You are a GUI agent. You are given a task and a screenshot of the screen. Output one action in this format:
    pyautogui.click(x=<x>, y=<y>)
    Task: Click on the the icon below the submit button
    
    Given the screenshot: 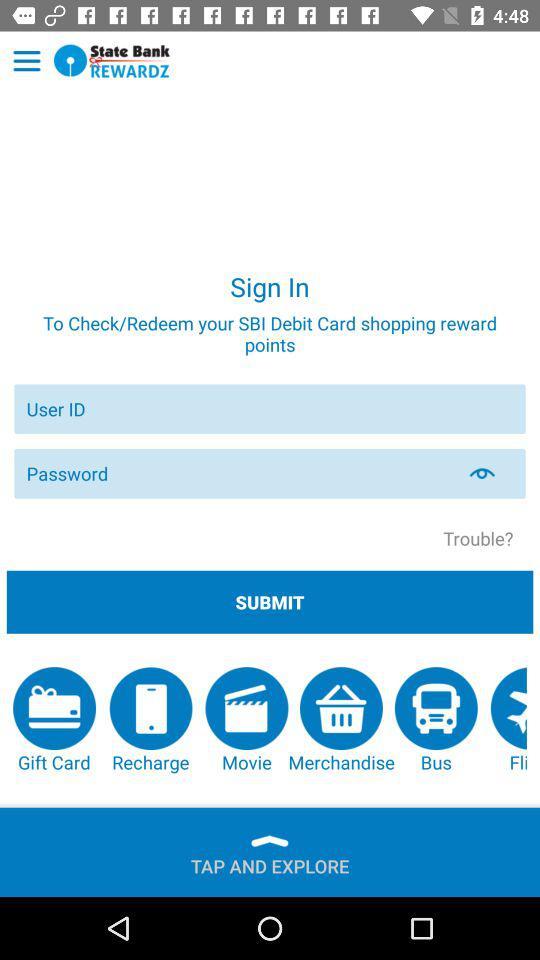 What is the action you would take?
    pyautogui.click(x=54, y=720)
    